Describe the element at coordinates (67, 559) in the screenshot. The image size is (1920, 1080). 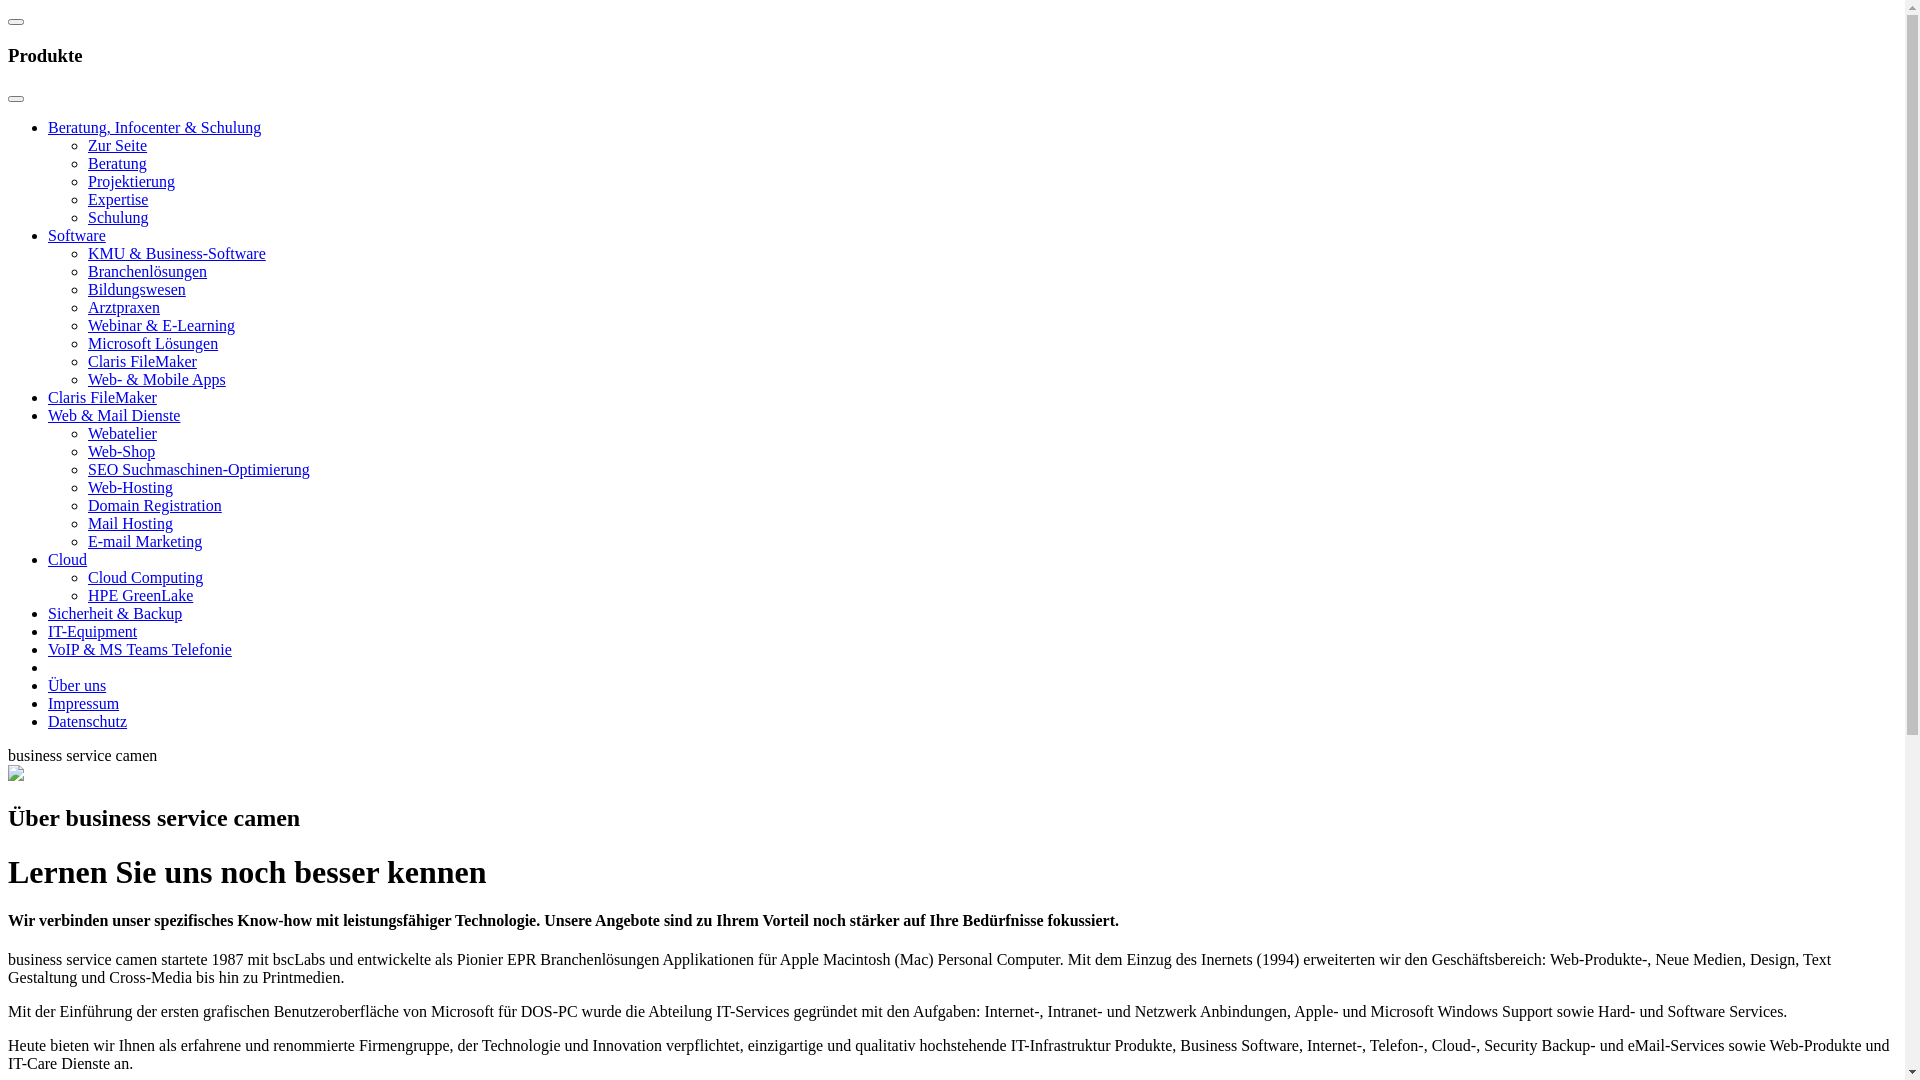
I see `'Cloud'` at that location.